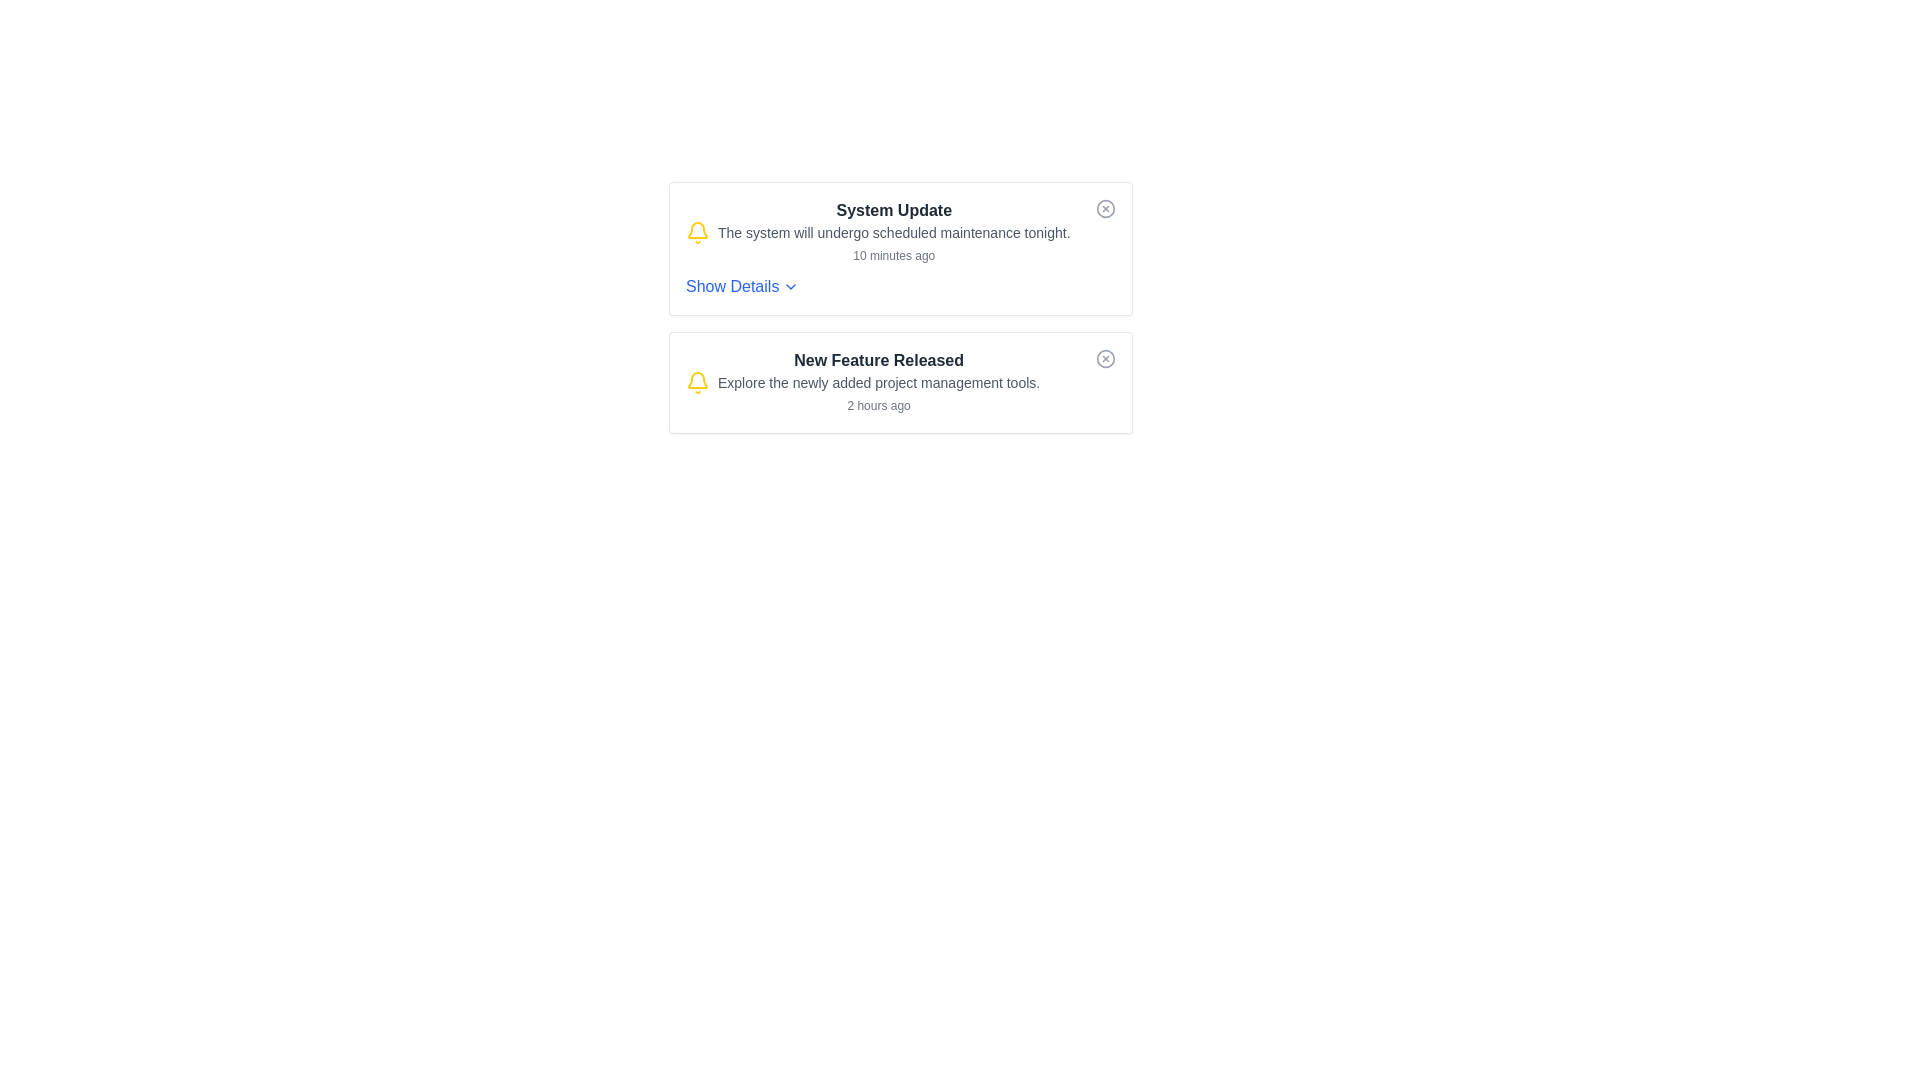 The image size is (1920, 1080). I want to click on the first notification entry with a bell icon, bold text 'System Update', descriptive sentence, and timestamp located in the upper notification card, so click(878, 231).